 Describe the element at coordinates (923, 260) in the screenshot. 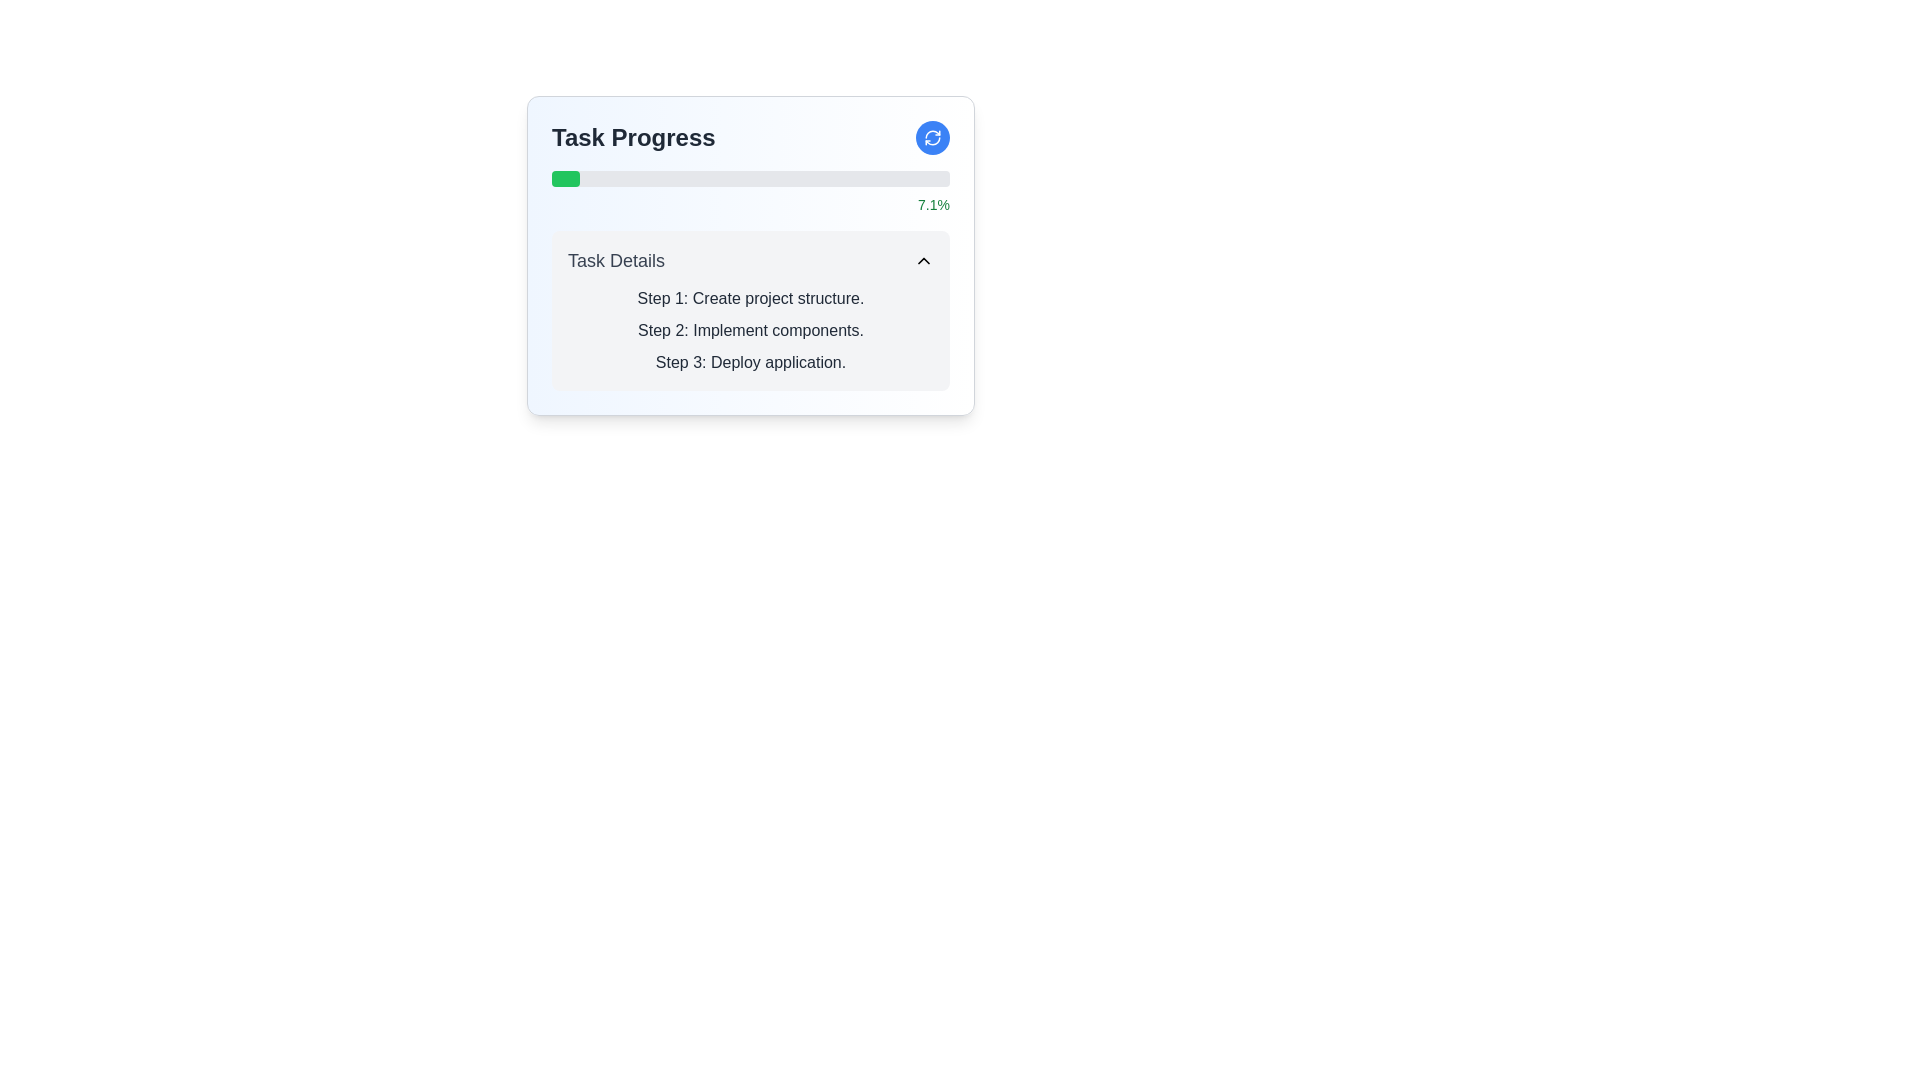

I see `the upward-pointing chevron icon located at the top-right corner of the 'Task Details' section` at that location.